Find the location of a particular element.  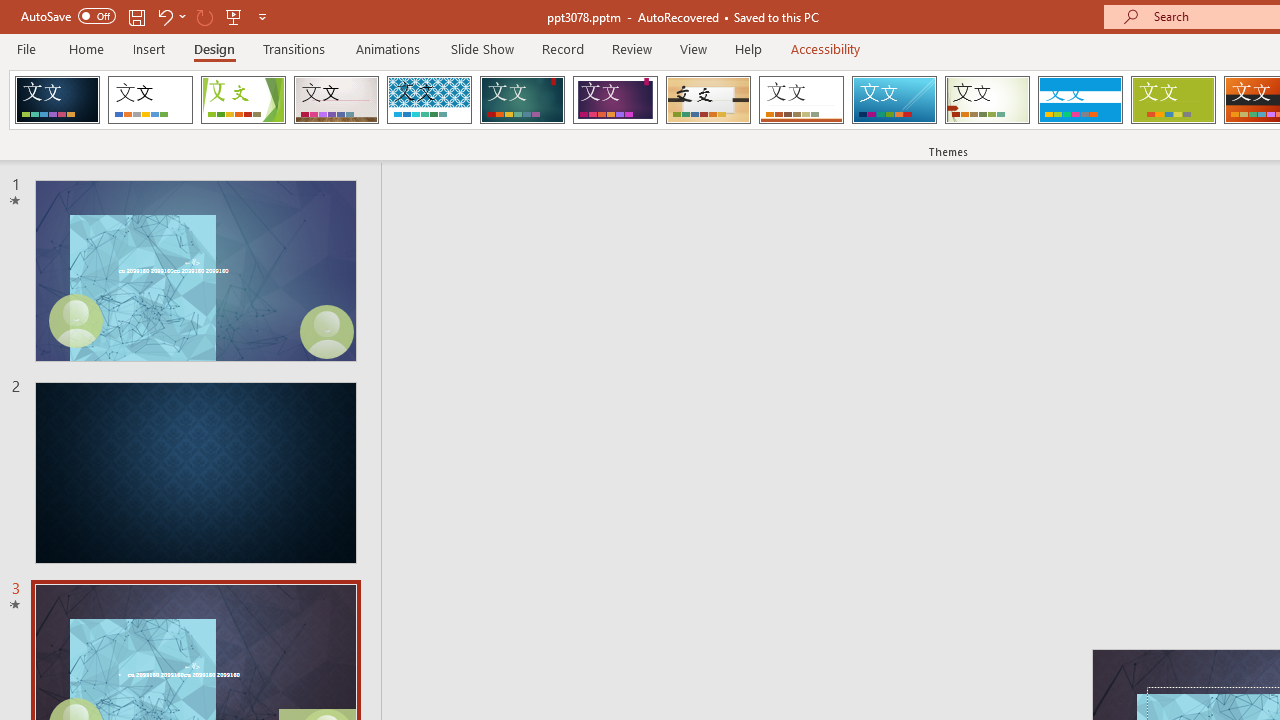

'Ion' is located at coordinates (522, 100).